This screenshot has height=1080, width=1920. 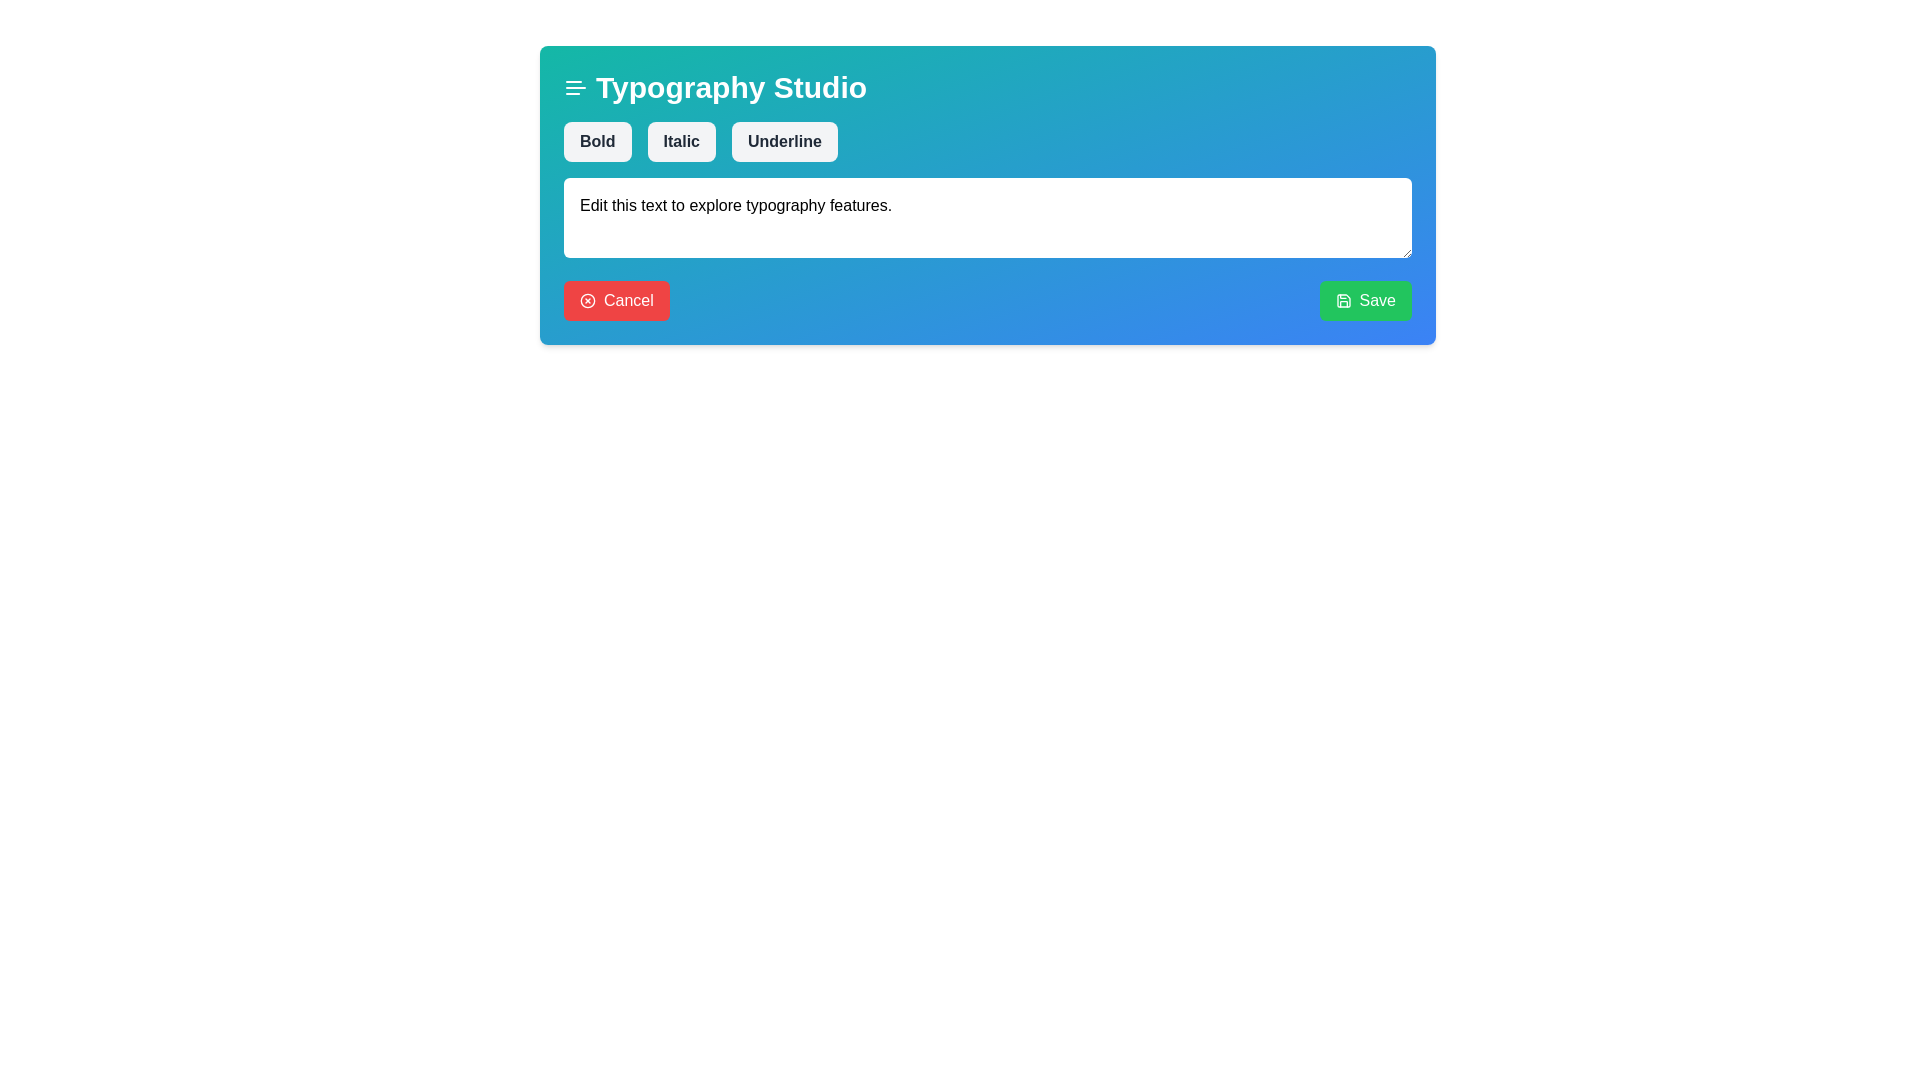 I want to click on the circular vector graphic element located within the red 'Cancel' button, which is positioned to the left of the 'Save' button, so click(x=587, y=300).